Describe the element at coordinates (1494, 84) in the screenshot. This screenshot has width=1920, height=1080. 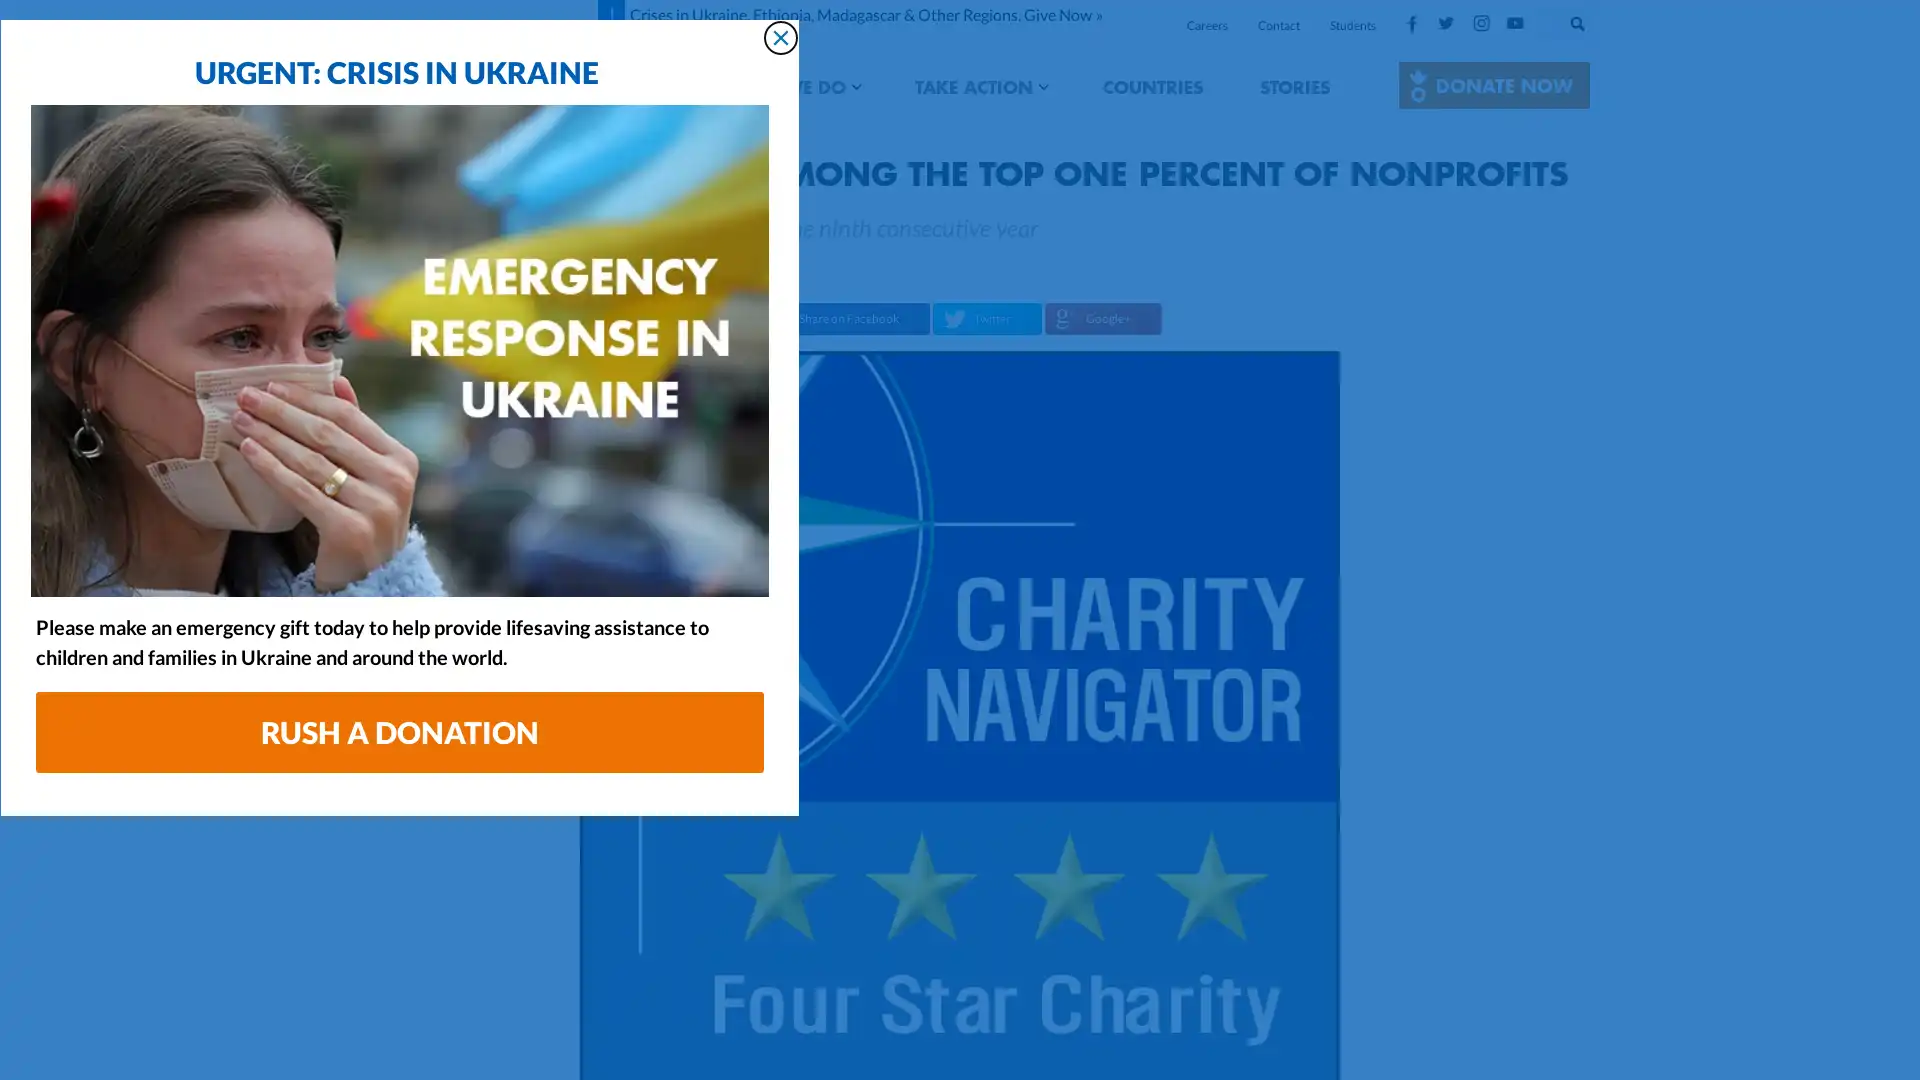
I see `Click Me` at that location.